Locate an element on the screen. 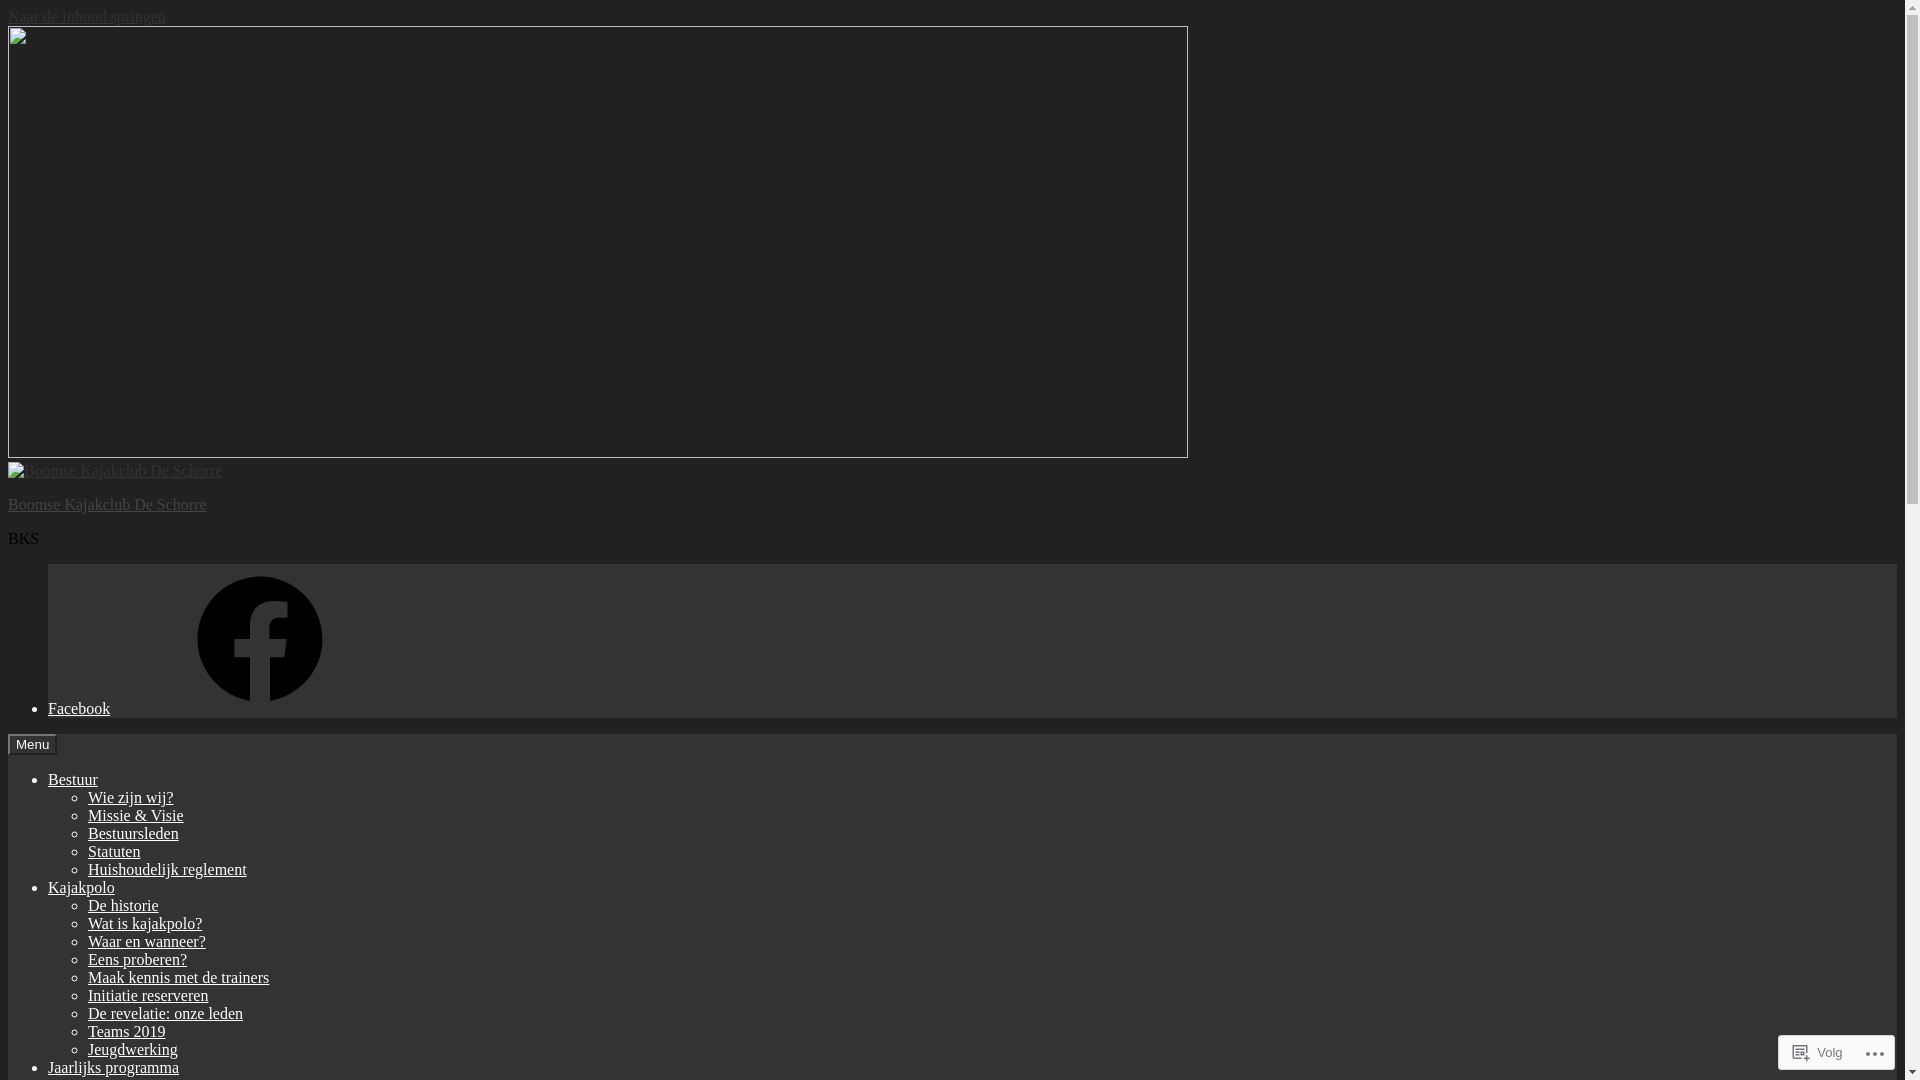  'Initiatie reserveren' is located at coordinates (86, 995).